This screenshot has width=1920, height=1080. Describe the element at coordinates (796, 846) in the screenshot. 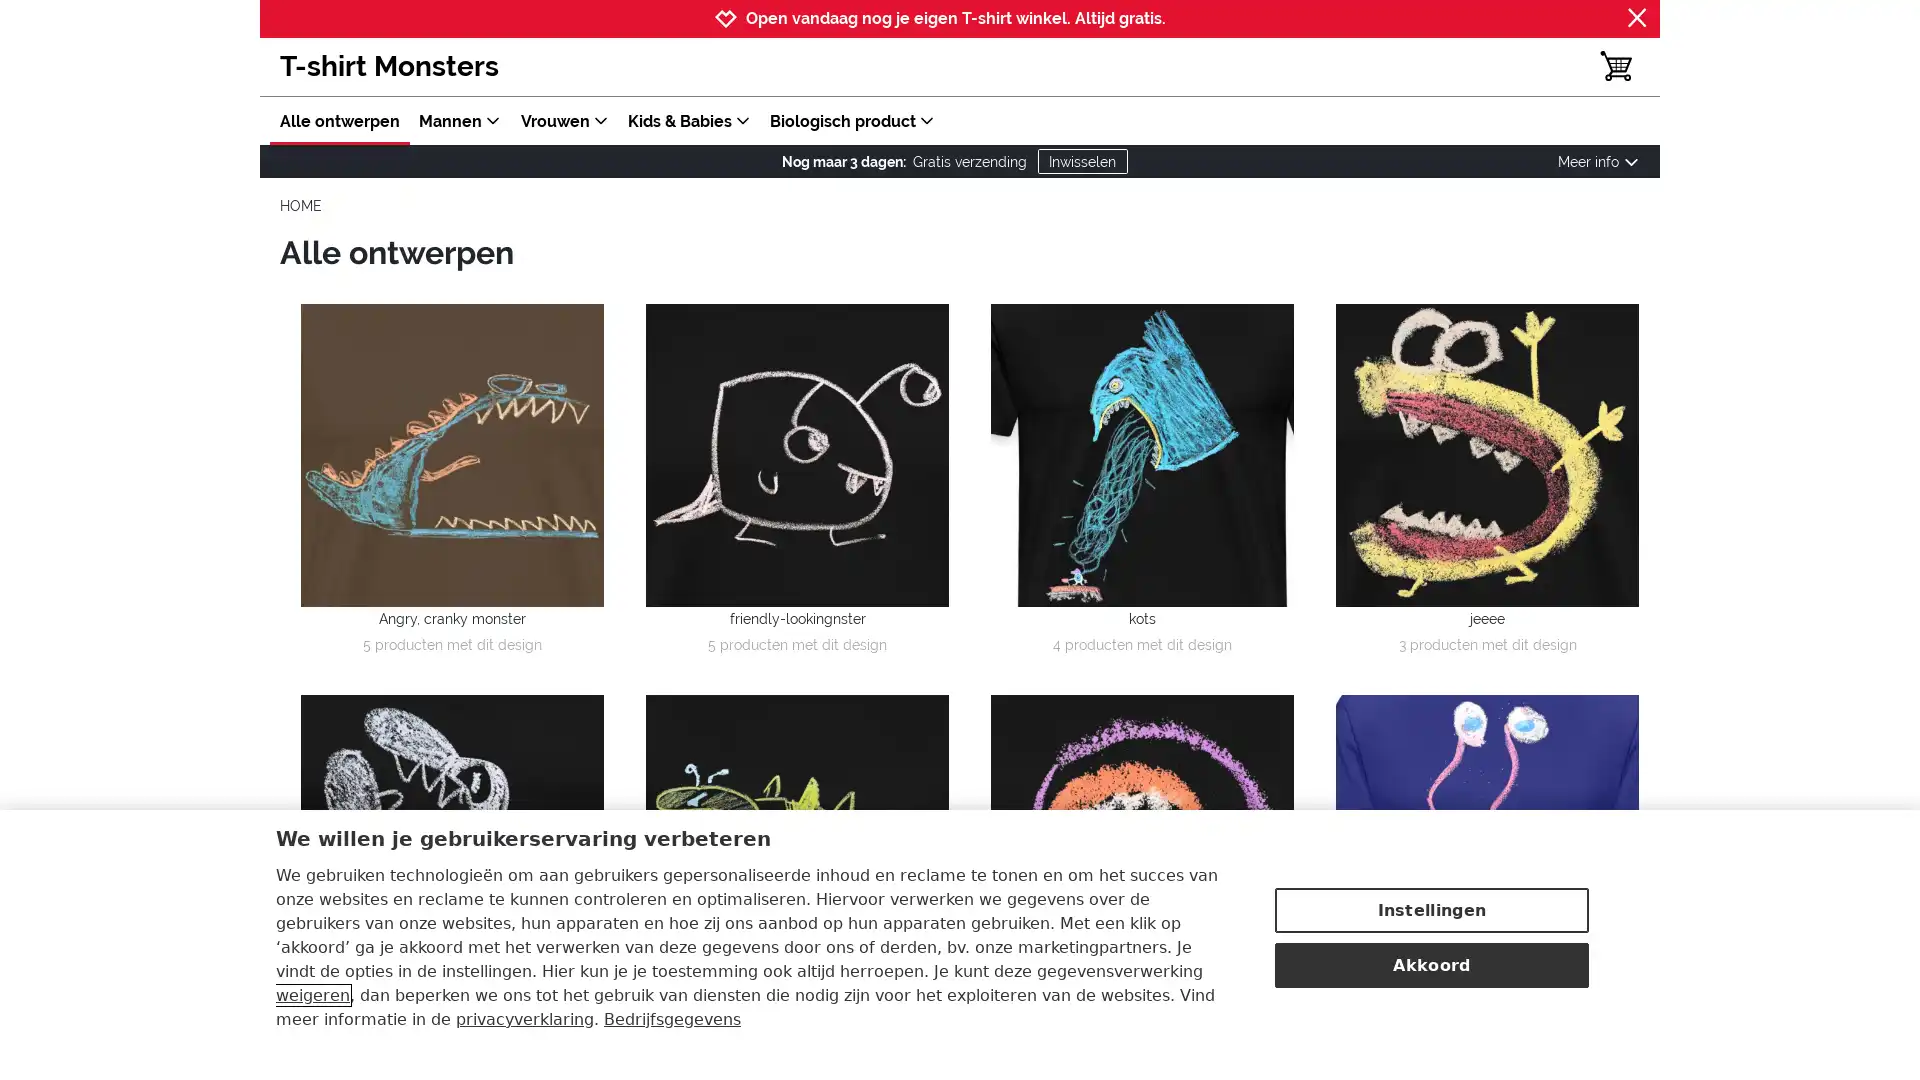

I see `Angry Dino Wasp - Mannen Premium T-shirt` at that location.